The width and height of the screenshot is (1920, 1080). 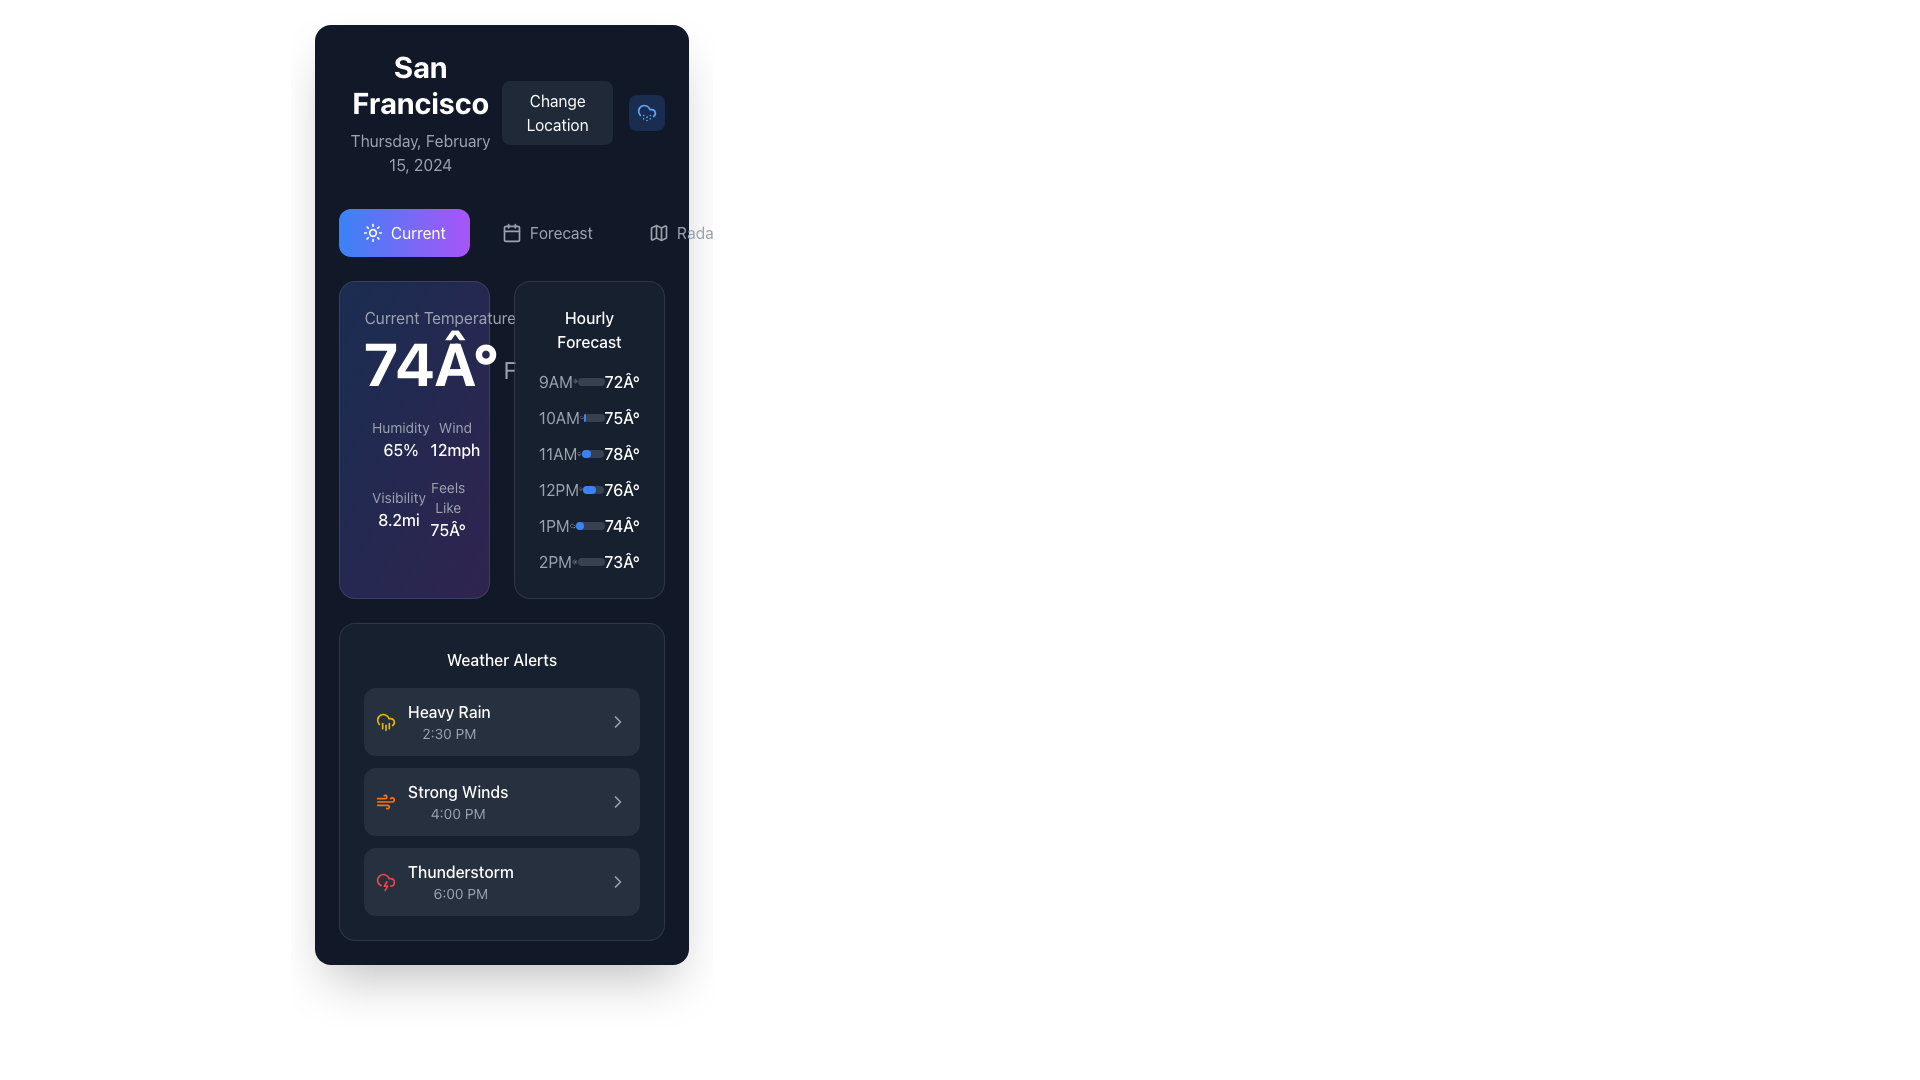 What do you see at coordinates (617, 881) in the screenshot?
I see `the compact right-facing chevron icon located in the 'Weather Alerts' section, to the right of the 'Strong Winds' alert row` at bounding box center [617, 881].